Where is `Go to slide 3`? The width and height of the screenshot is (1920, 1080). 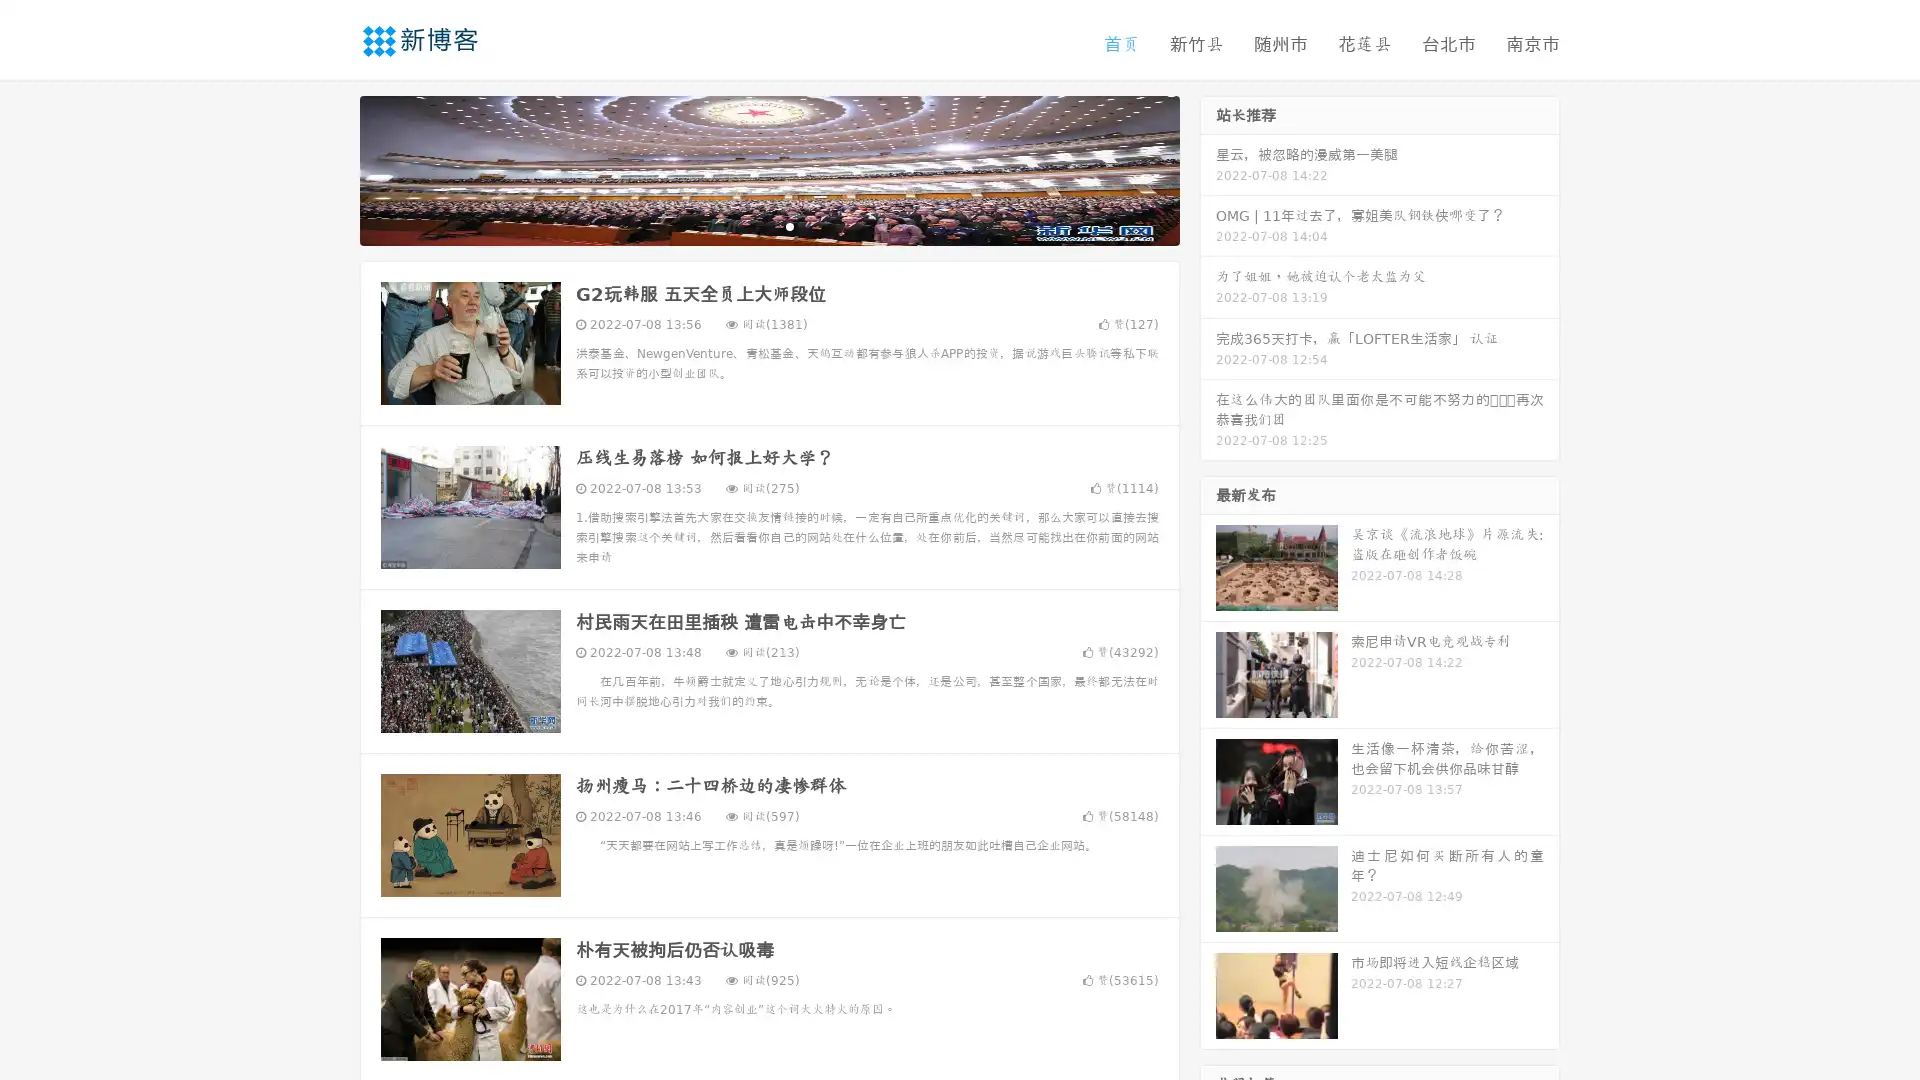
Go to slide 3 is located at coordinates (789, 225).